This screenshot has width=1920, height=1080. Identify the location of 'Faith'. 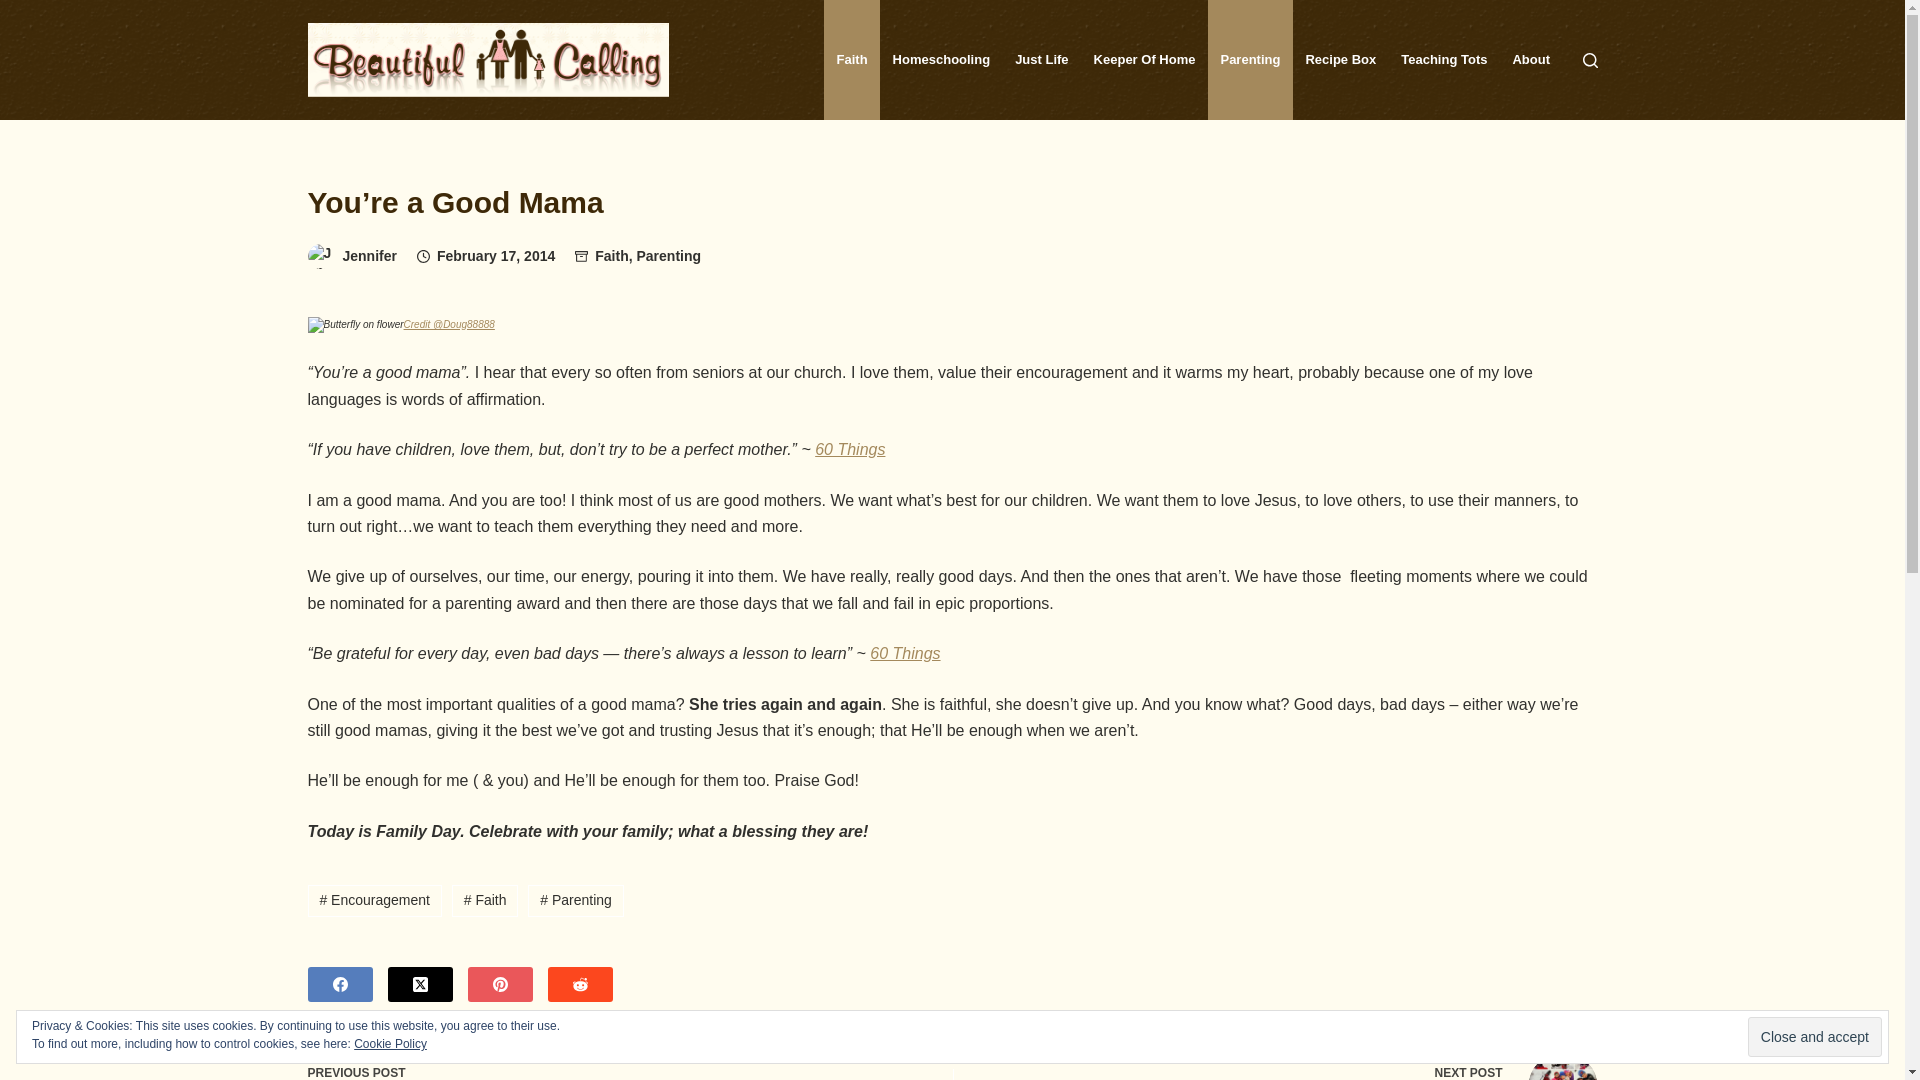
(610, 254).